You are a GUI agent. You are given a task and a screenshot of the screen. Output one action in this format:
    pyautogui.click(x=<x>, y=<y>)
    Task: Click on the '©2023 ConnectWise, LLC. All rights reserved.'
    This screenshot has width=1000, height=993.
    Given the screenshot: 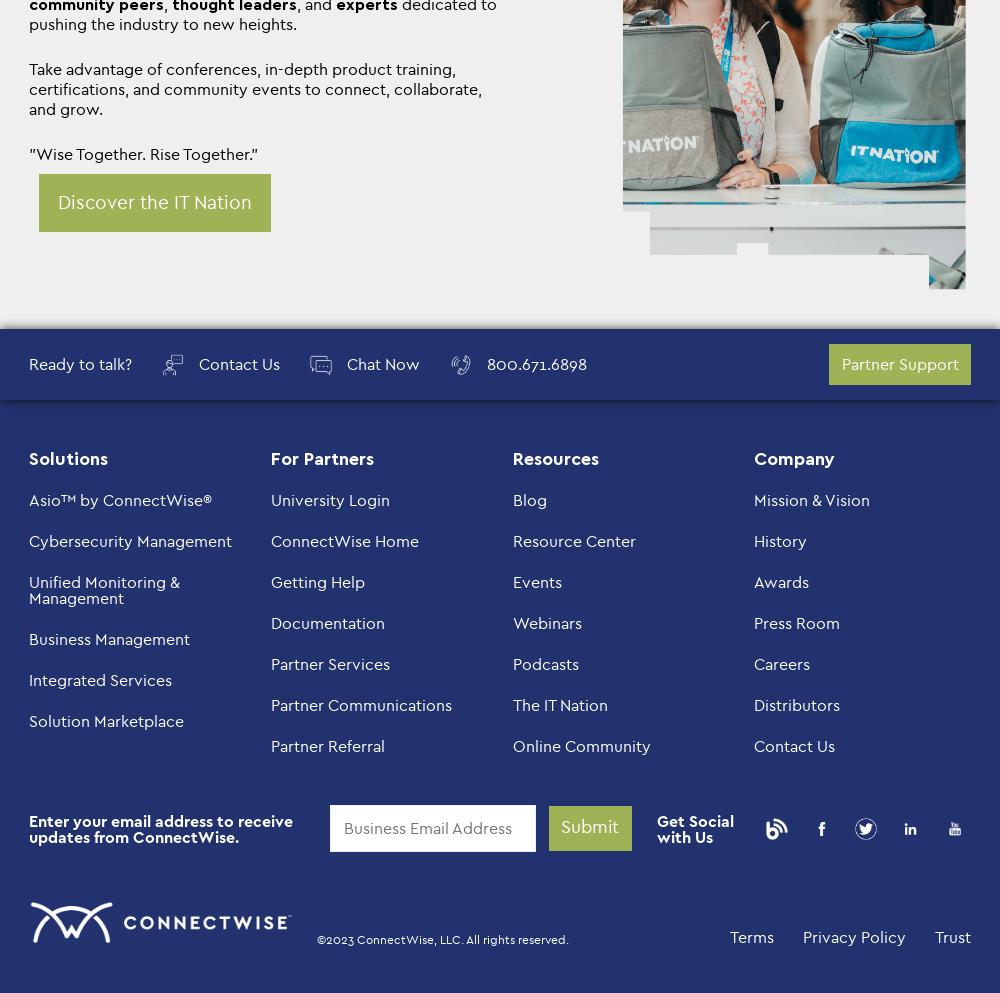 What is the action you would take?
    pyautogui.click(x=316, y=937)
    